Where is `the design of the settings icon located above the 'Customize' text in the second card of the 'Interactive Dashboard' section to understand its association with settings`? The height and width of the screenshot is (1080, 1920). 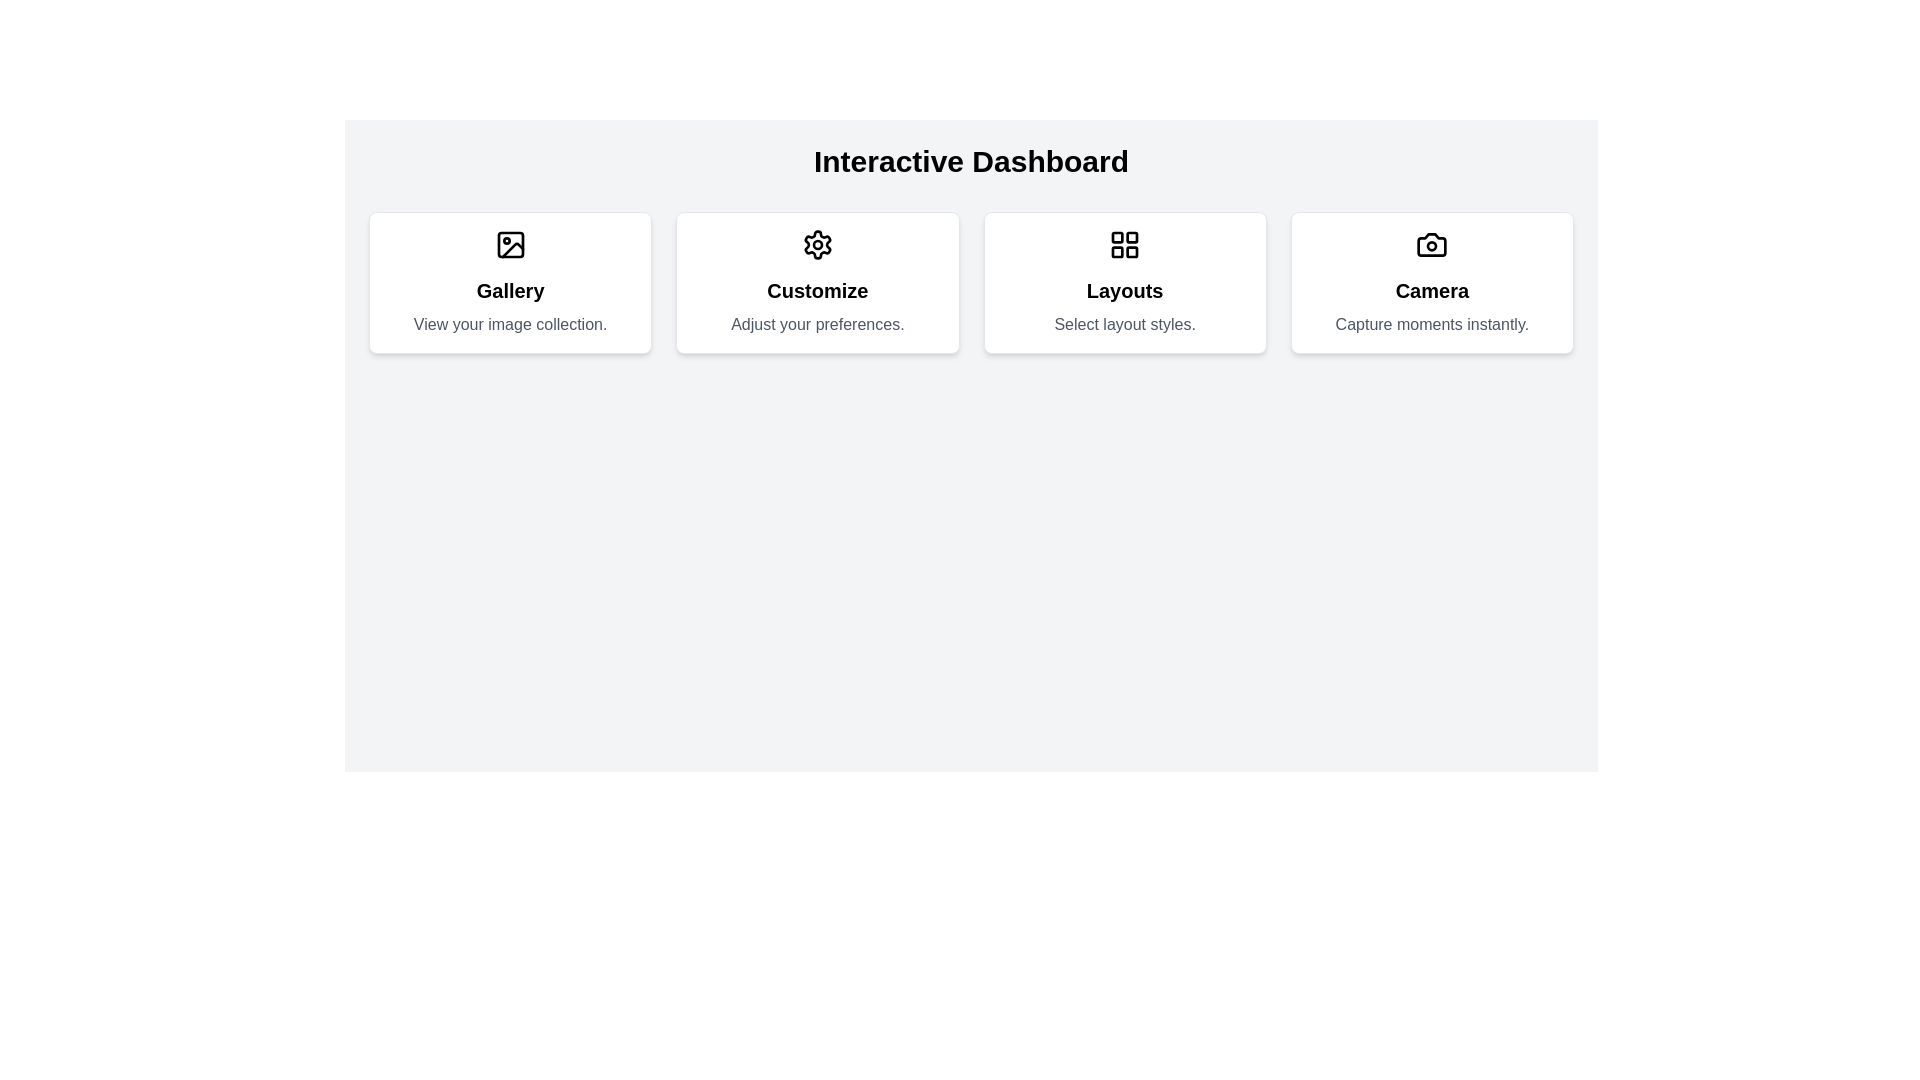 the design of the settings icon located above the 'Customize' text in the second card of the 'Interactive Dashboard' section to understand its association with settings is located at coordinates (817, 244).